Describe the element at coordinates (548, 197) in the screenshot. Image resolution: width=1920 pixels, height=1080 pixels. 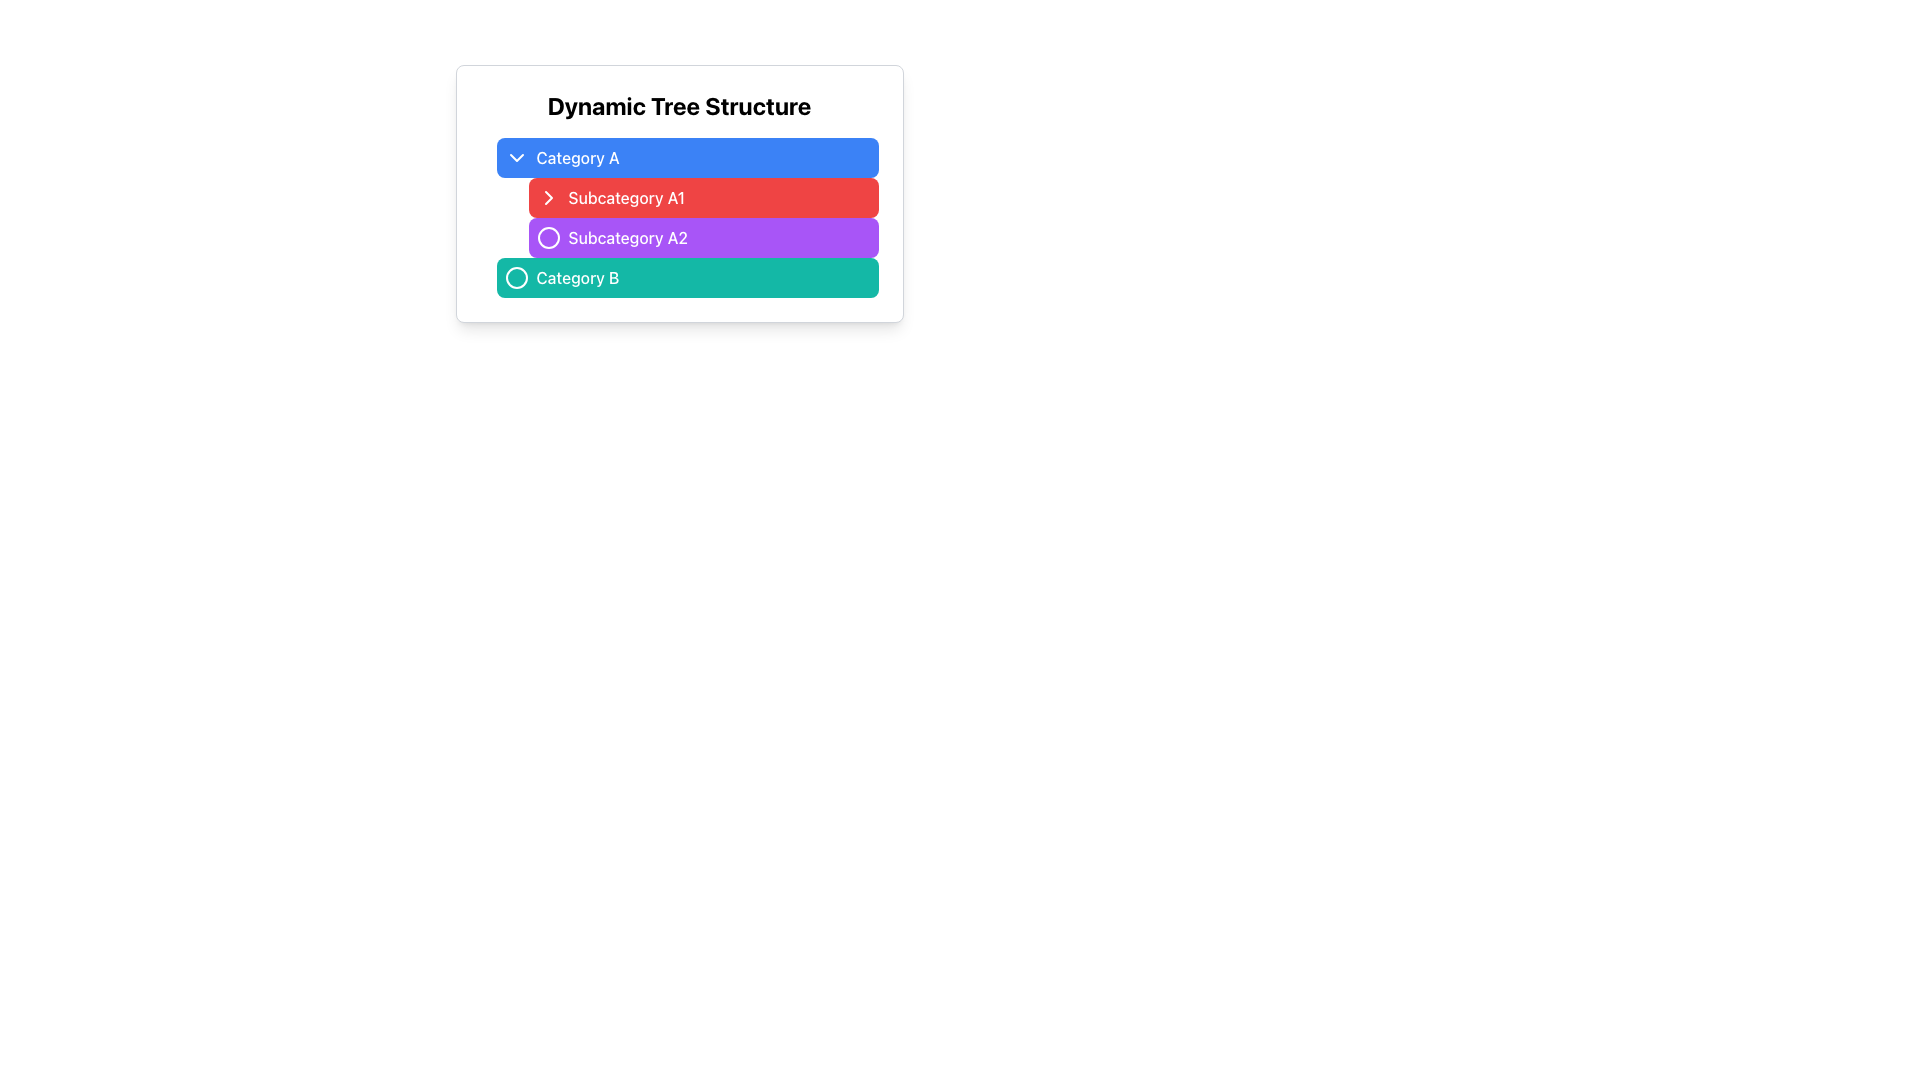
I see `the Decorative Icon, a small right-pointing chevron styled in white against a red rectangular background, positioned to the left of the 'Subcategory A1' label` at that location.